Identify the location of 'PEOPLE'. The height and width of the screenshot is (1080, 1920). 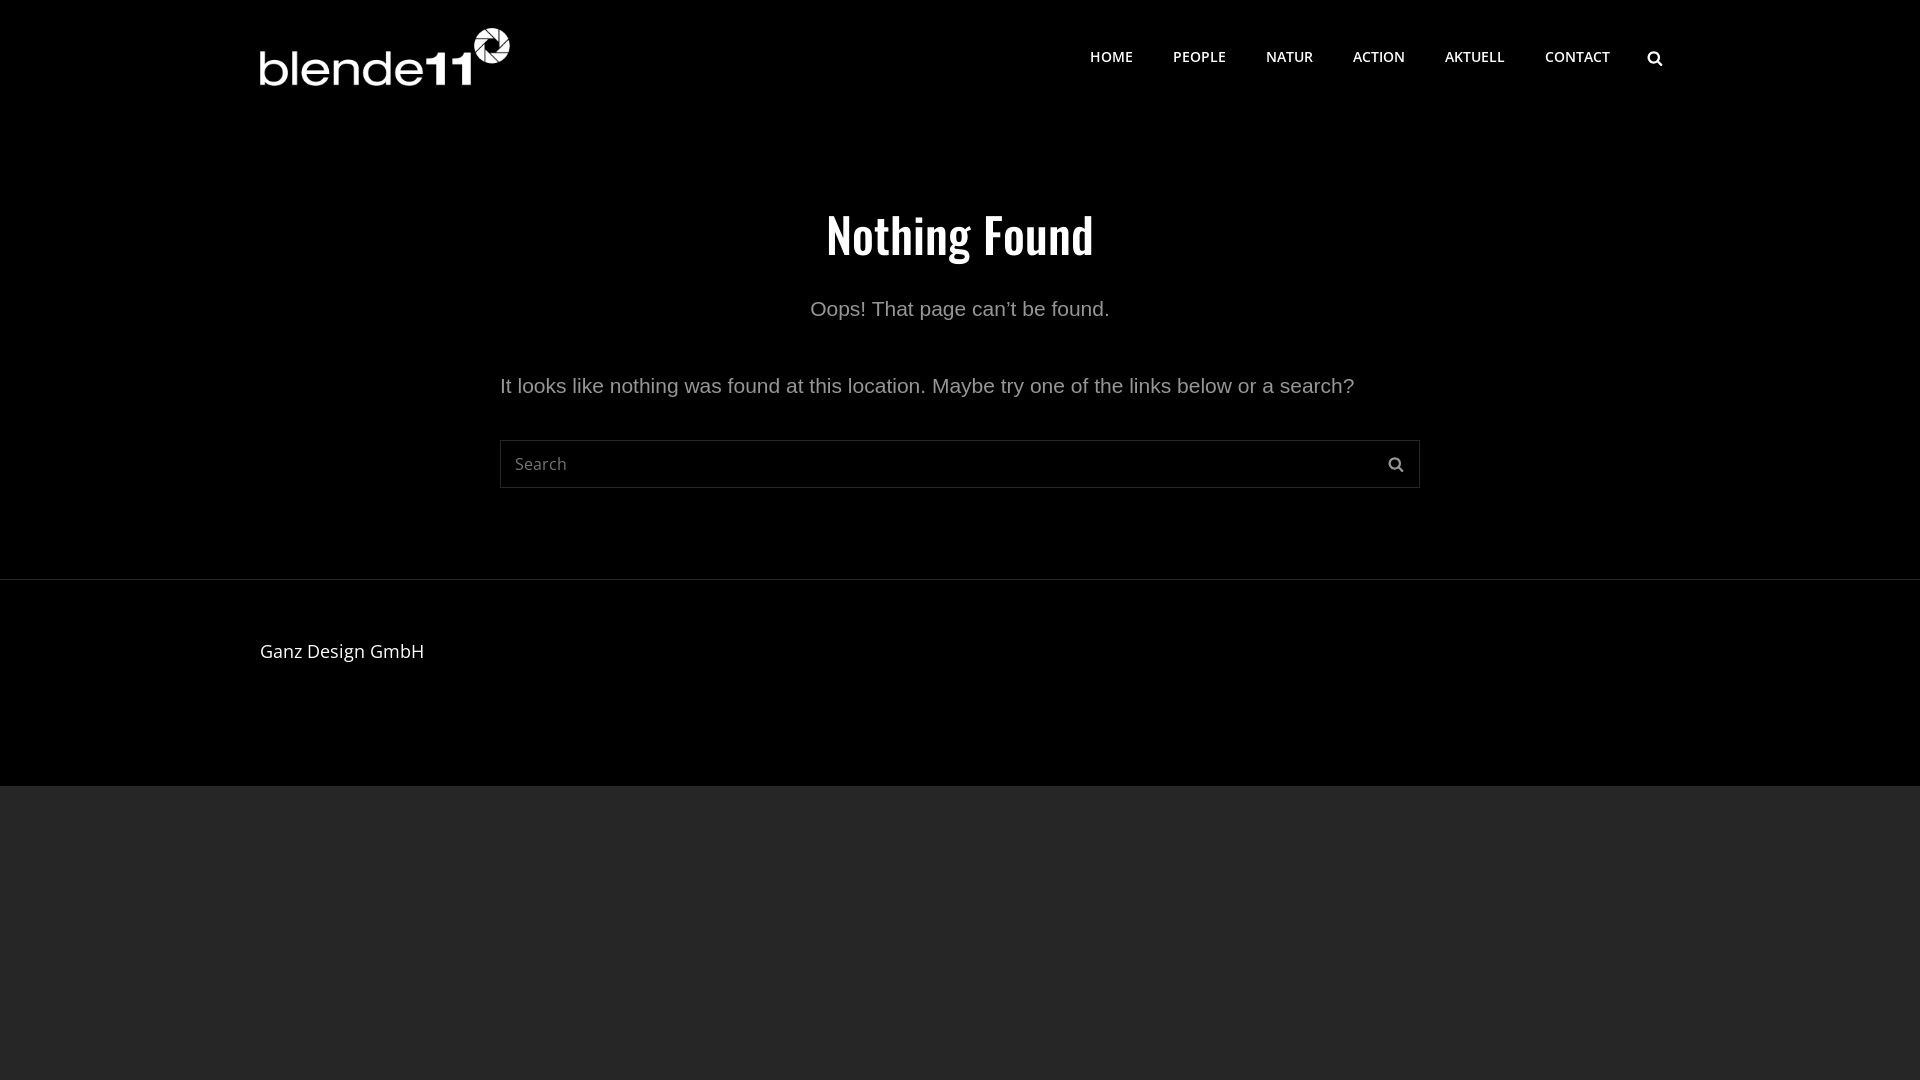
(1199, 56).